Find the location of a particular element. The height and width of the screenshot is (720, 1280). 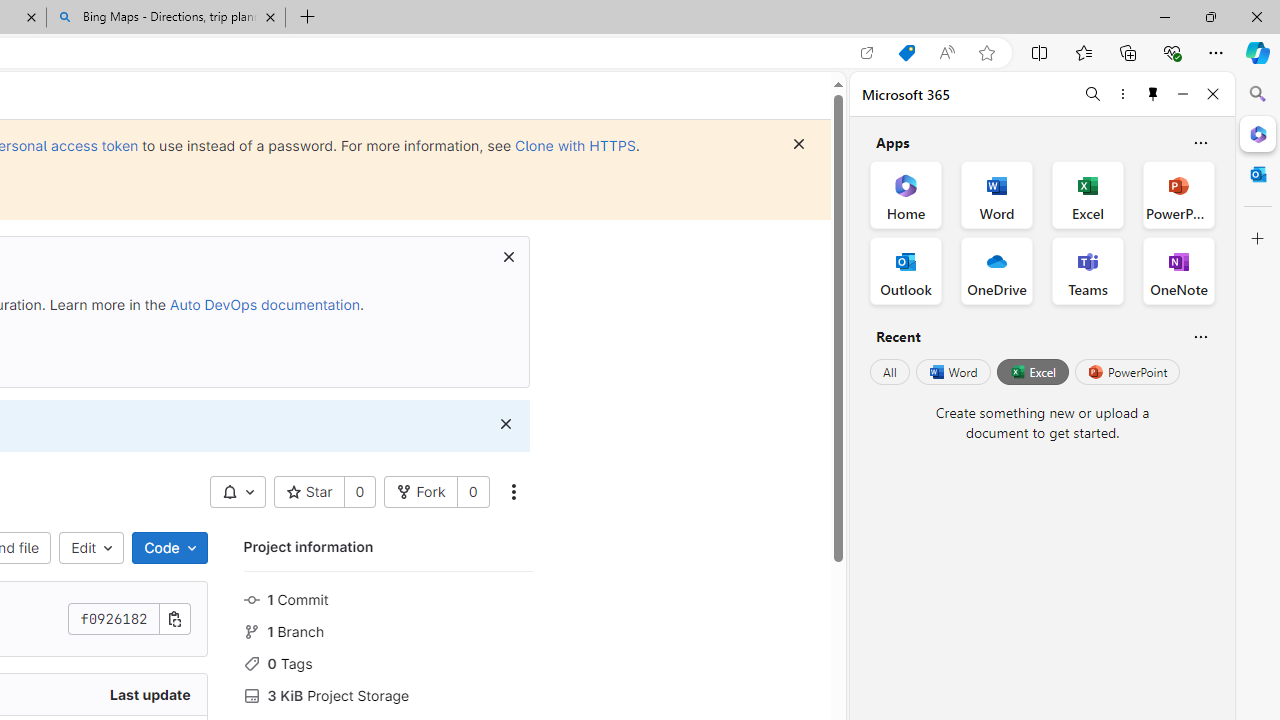

'Open in app' is located at coordinates (867, 52).